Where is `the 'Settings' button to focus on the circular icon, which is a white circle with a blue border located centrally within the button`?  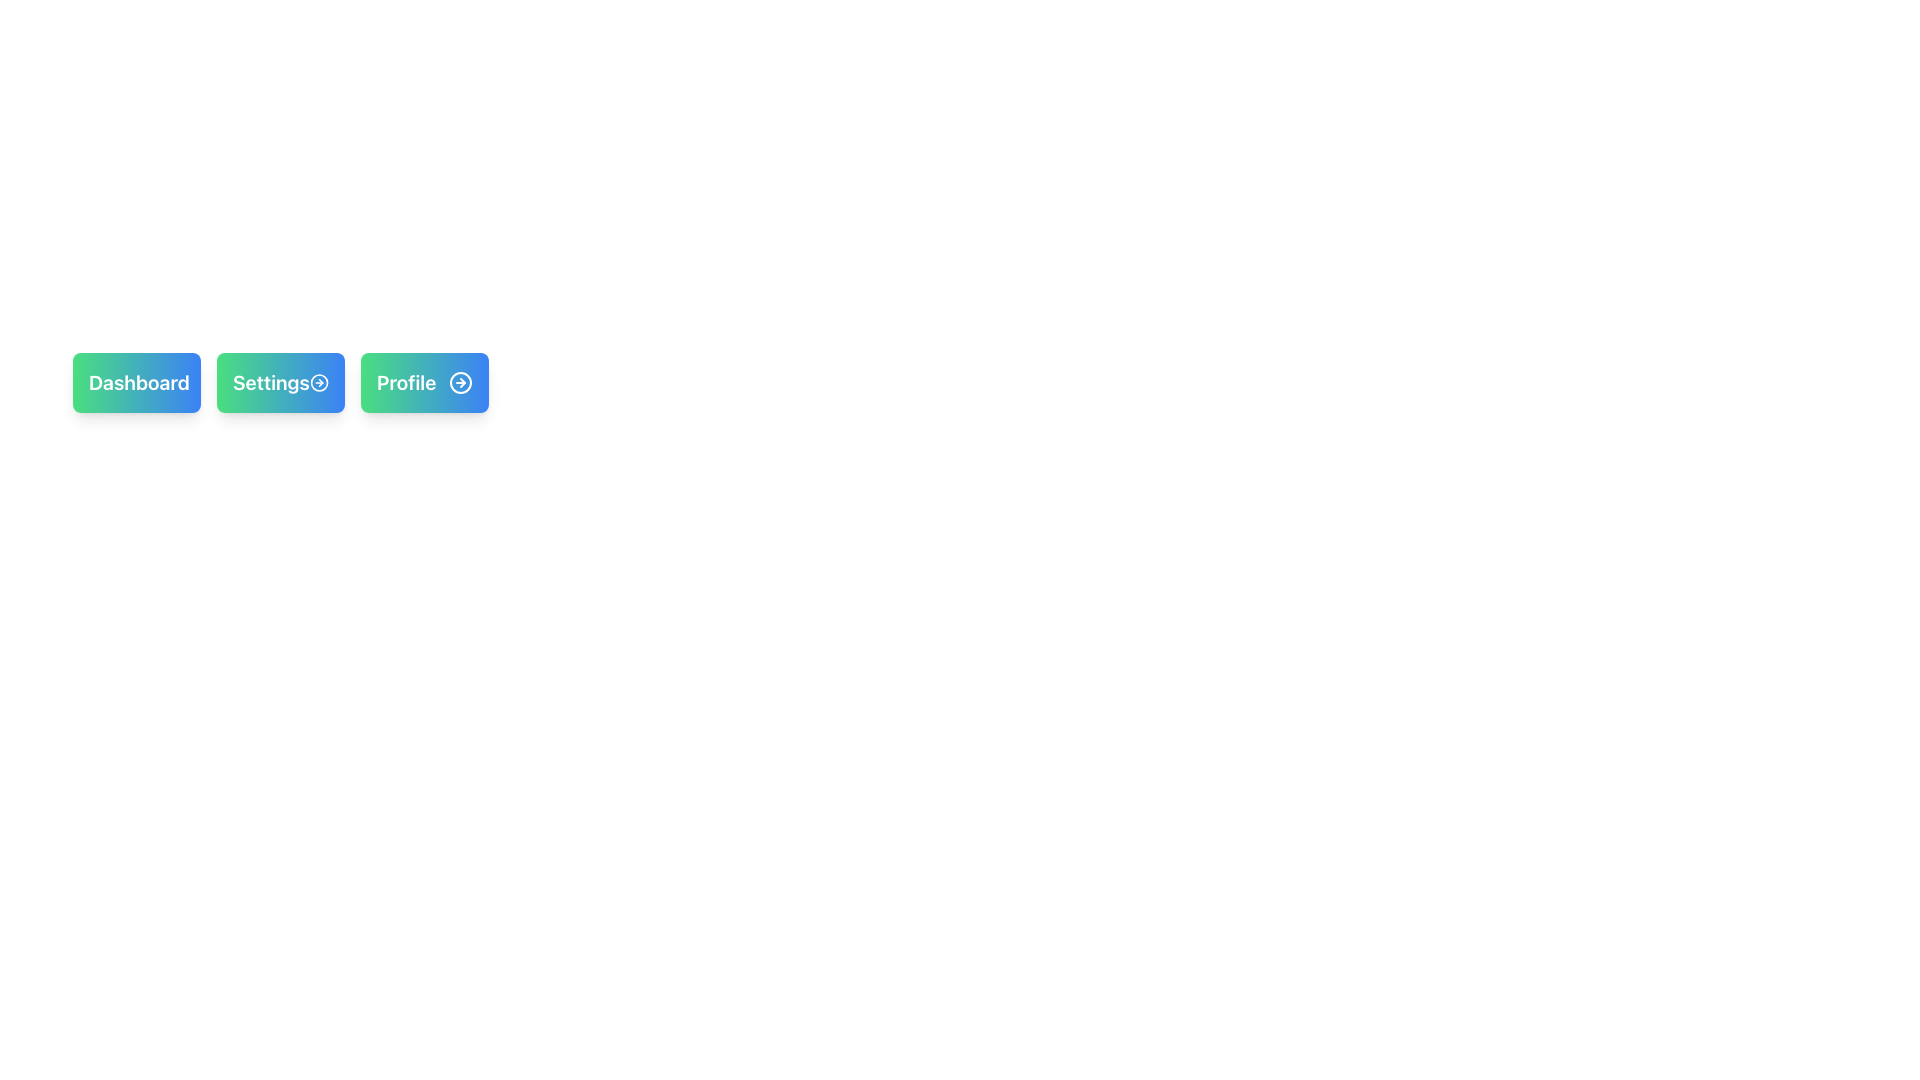
the 'Settings' button to focus on the circular icon, which is a white circle with a blue border located centrally within the button is located at coordinates (318, 382).